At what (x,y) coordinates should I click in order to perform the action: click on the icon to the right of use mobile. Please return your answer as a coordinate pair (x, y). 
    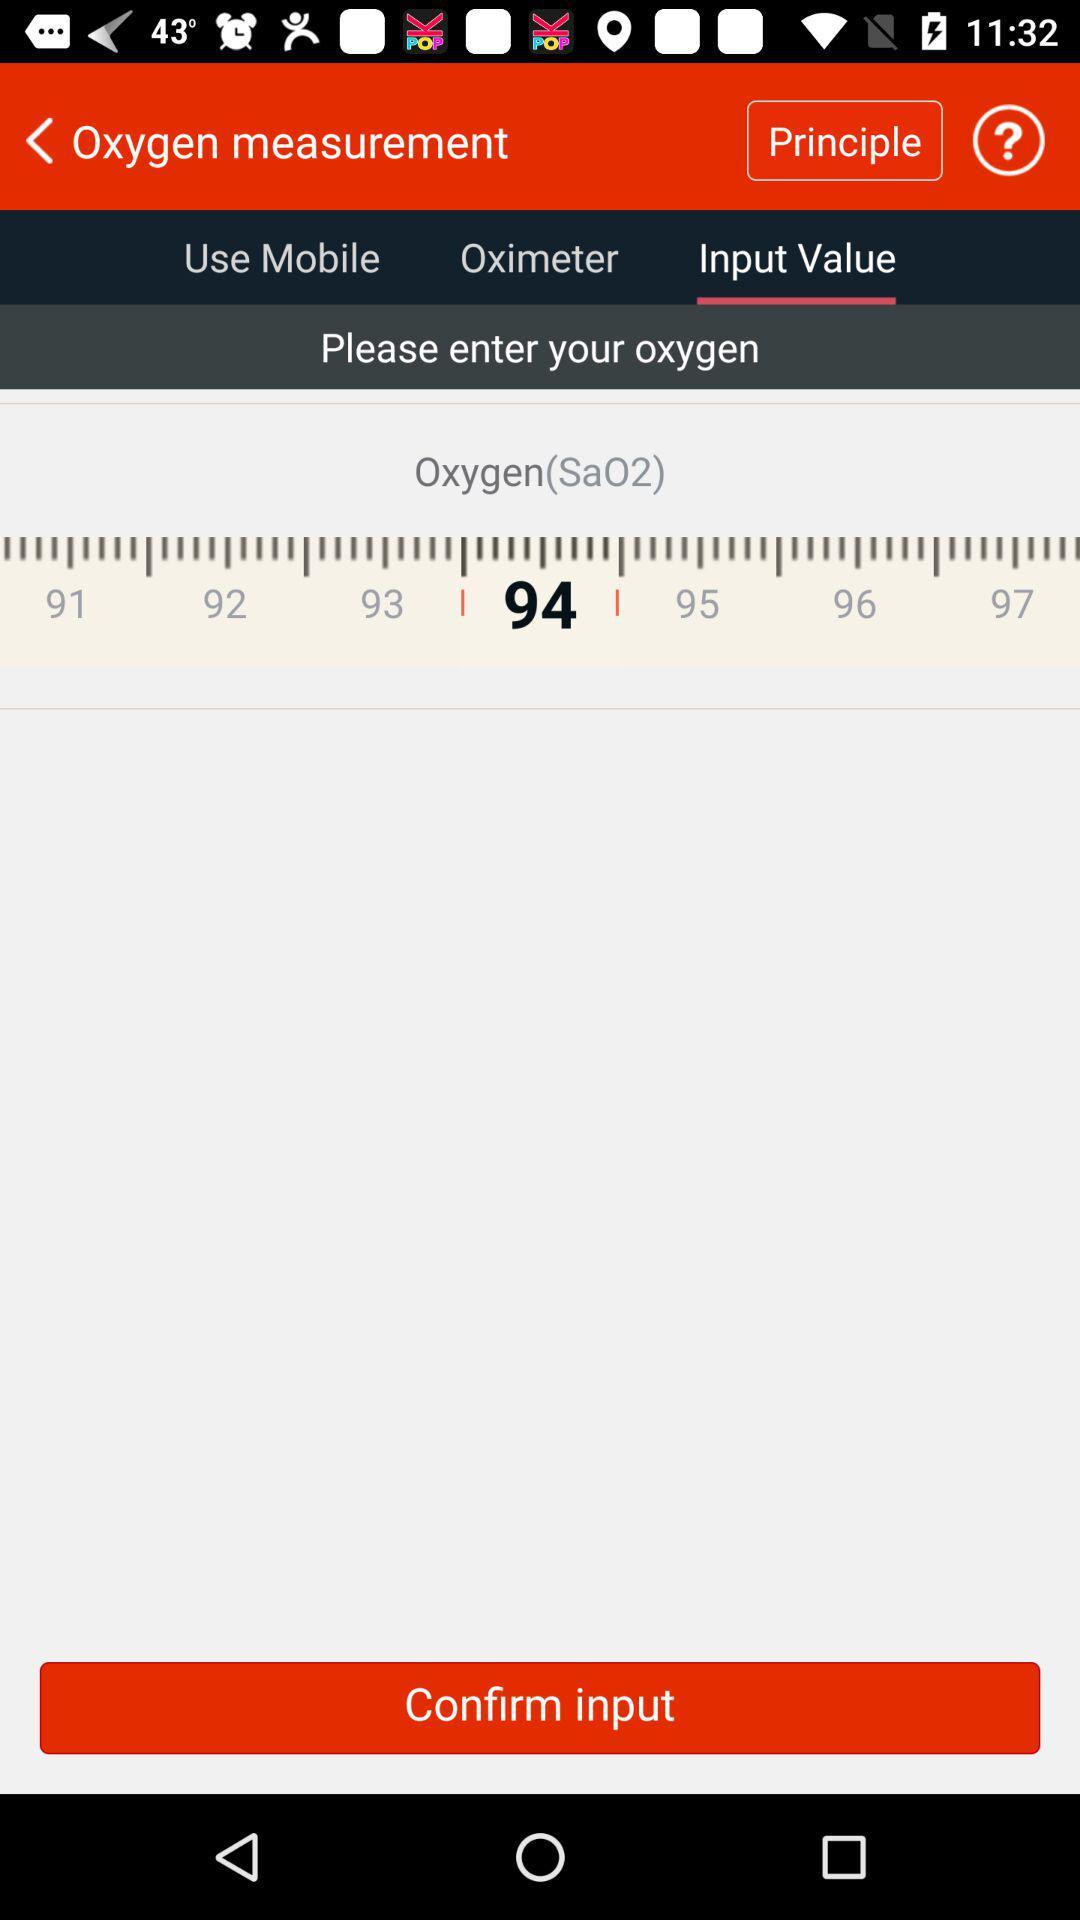
    Looking at the image, I should click on (538, 256).